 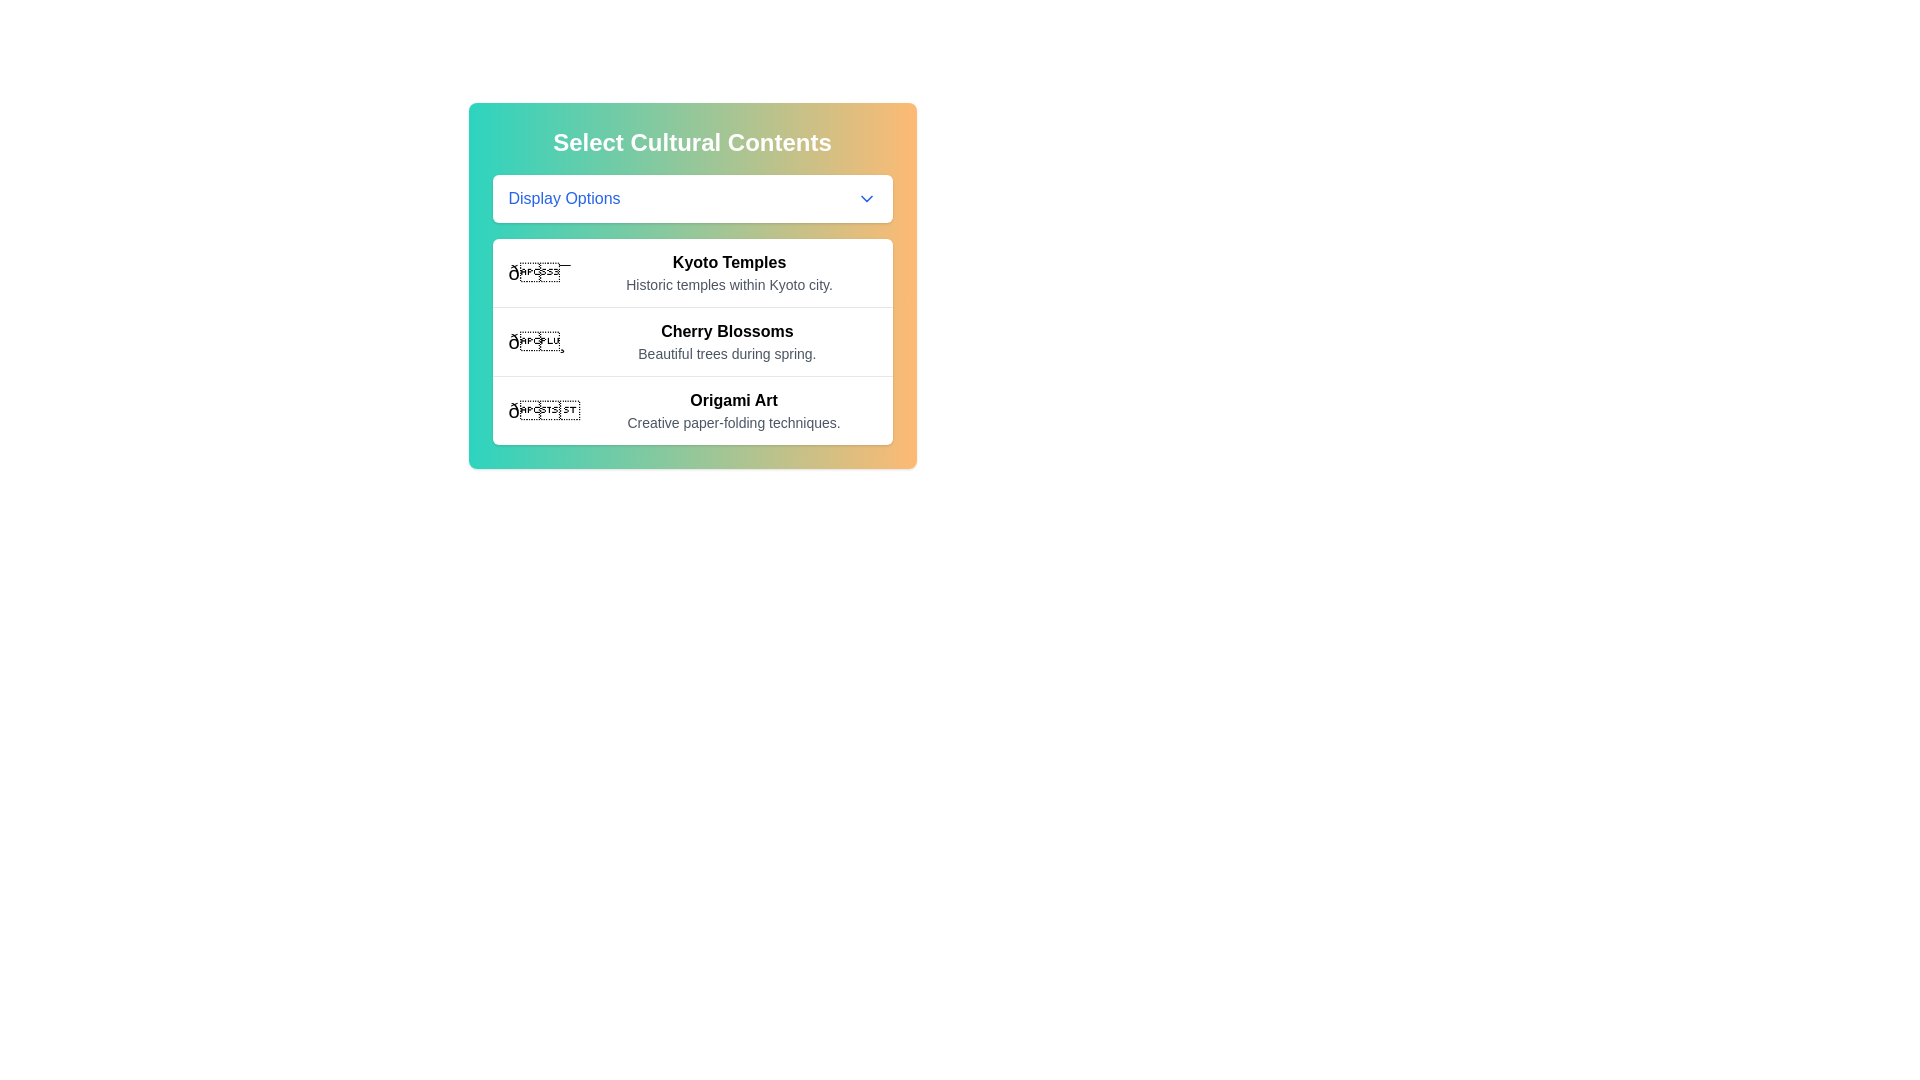 What do you see at coordinates (692, 273) in the screenshot?
I see `the first cultural content entry titled 'Kyoto Temples'` at bounding box center [692, 273].